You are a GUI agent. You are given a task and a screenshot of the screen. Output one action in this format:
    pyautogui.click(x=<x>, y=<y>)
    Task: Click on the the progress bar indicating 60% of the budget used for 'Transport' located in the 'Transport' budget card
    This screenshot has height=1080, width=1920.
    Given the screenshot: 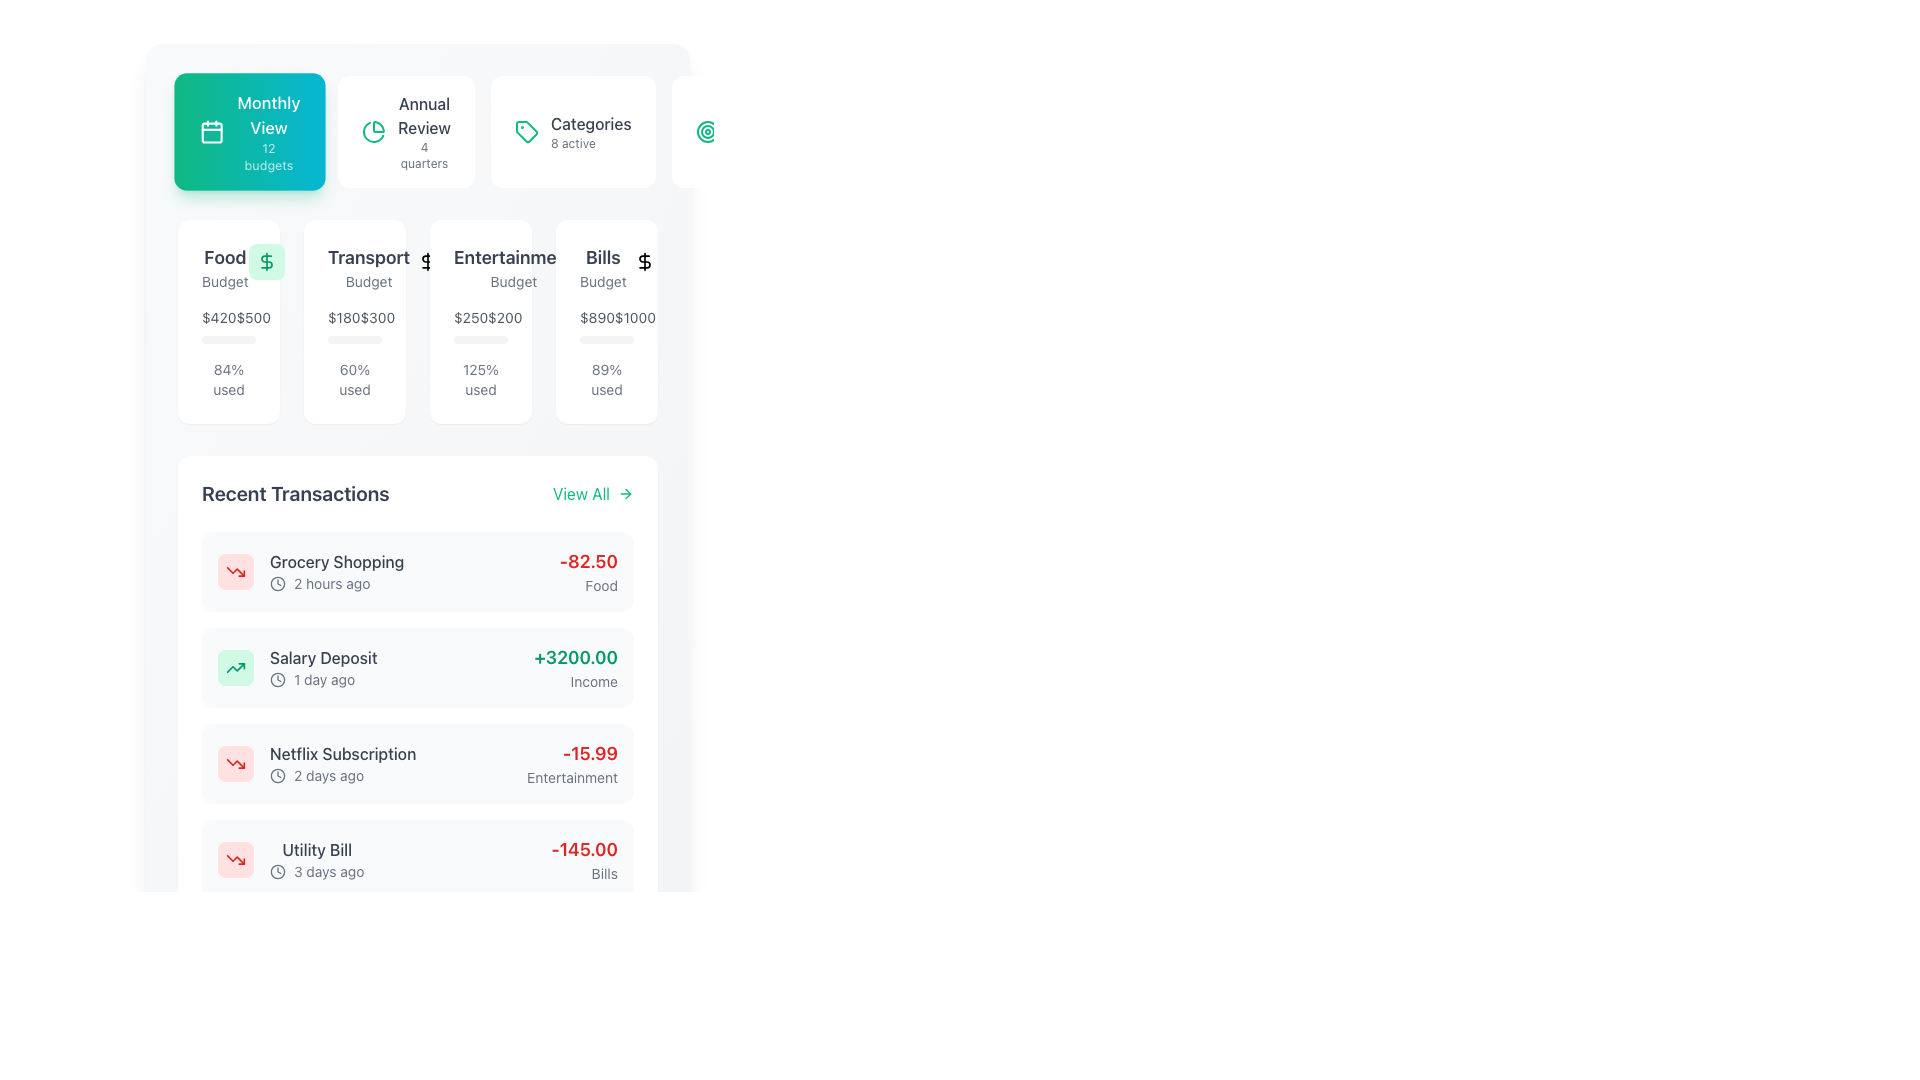 What is the action you would take?
    pyautogui.click(x=344, y=338)
    